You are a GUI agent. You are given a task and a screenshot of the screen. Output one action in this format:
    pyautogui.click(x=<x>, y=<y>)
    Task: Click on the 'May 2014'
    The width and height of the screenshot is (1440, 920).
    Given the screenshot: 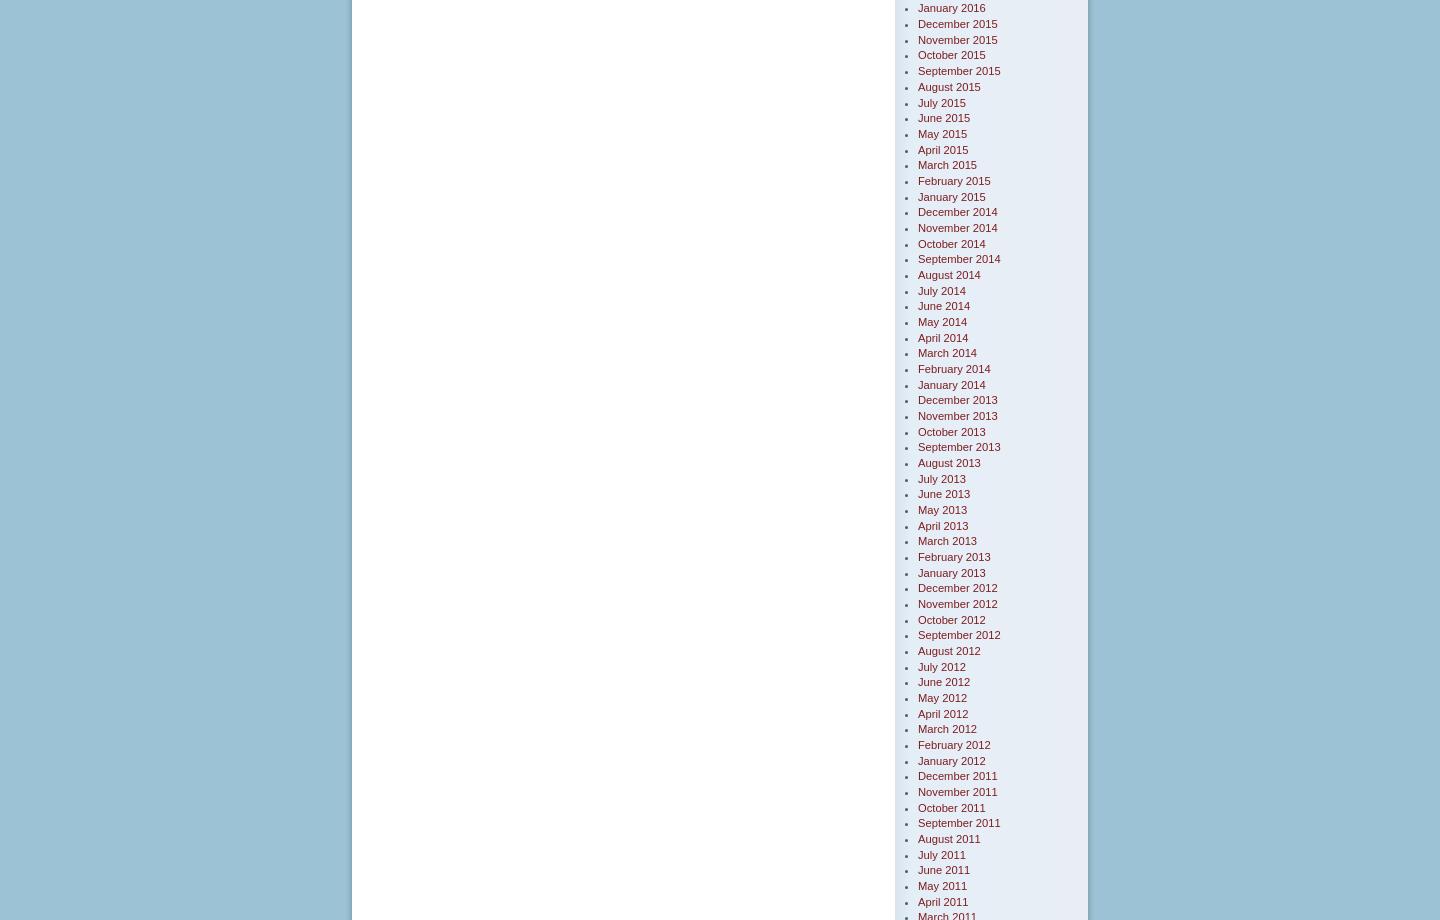 What is the action you would take?
    pyautogui.click(x=942, y=320)
    